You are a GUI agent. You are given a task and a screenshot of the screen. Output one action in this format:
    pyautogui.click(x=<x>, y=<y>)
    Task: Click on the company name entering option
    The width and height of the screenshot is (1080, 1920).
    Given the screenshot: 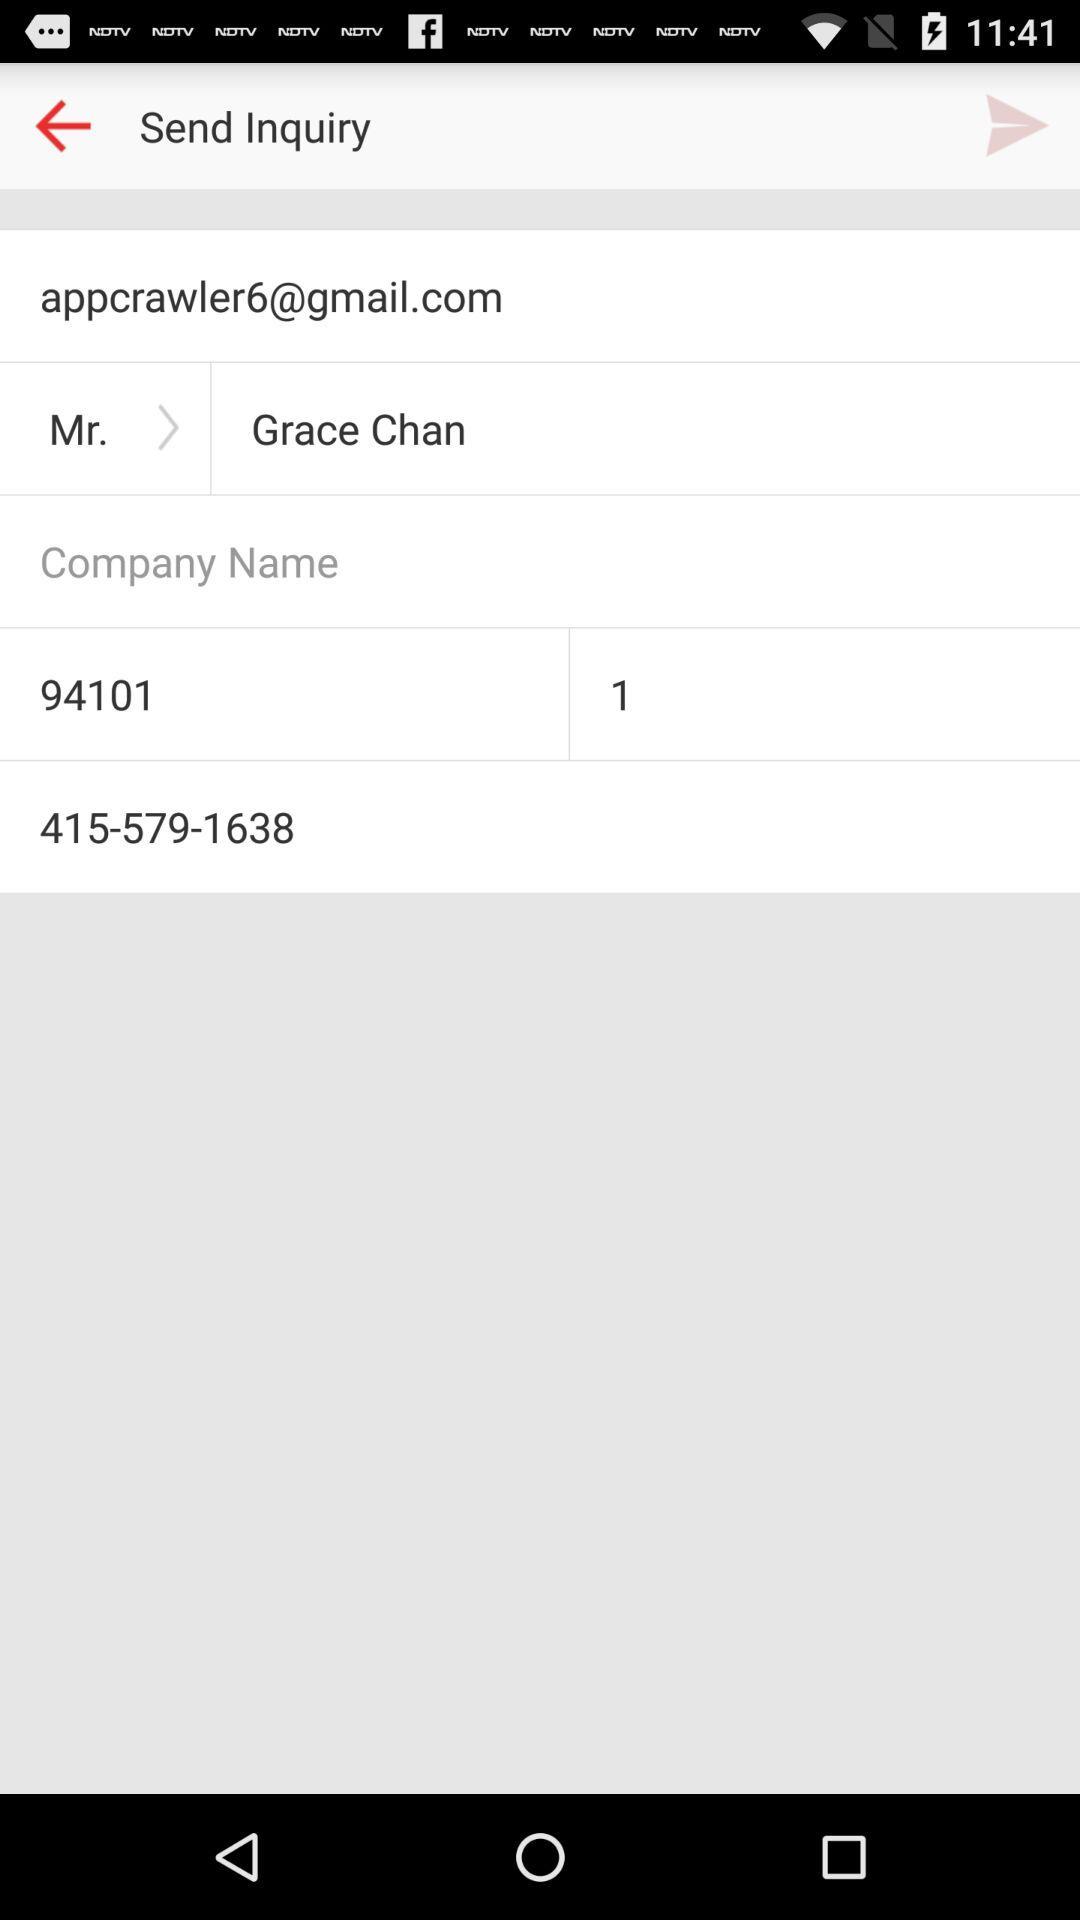 What is the action you would take?
    pyautogui.click(x=540, y=560)
    